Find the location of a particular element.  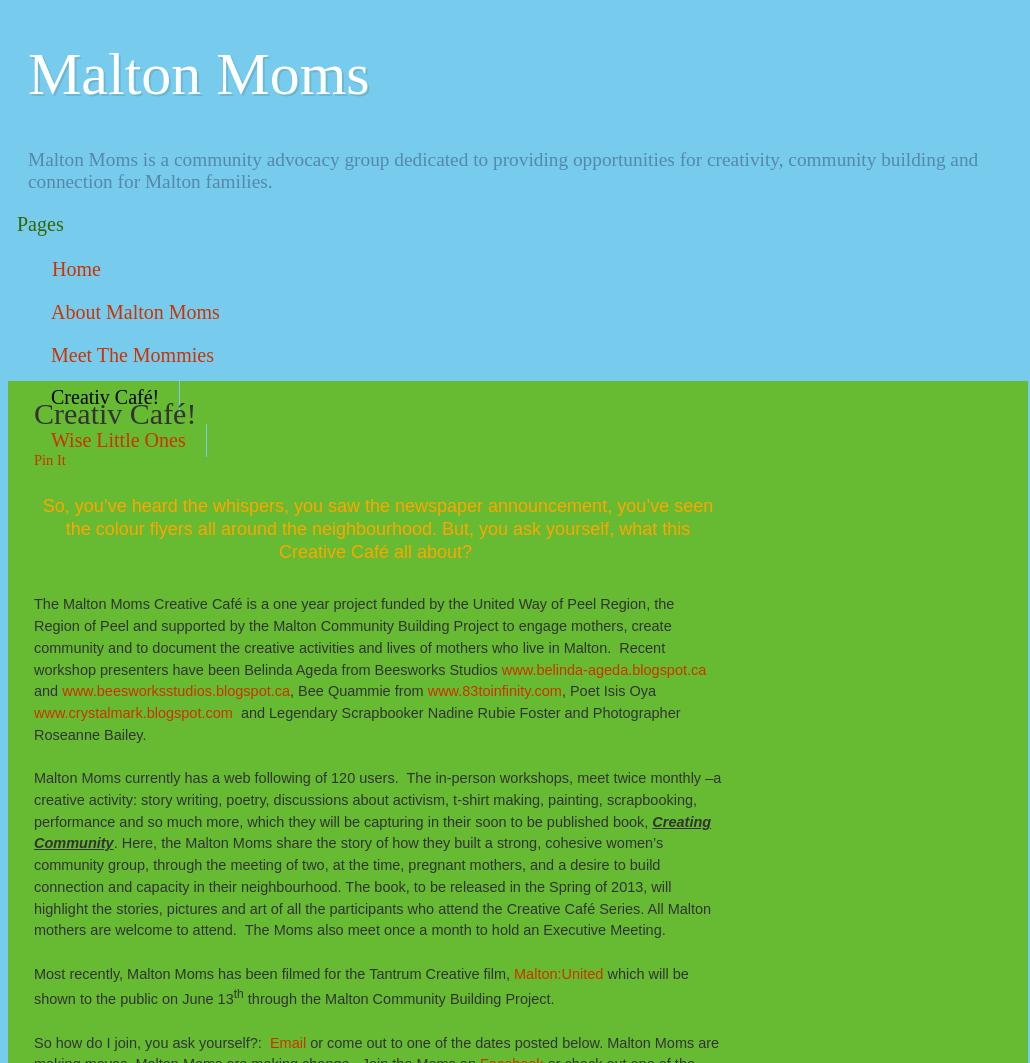

'Meet The Mommies' is located at coordinates (131, 353).